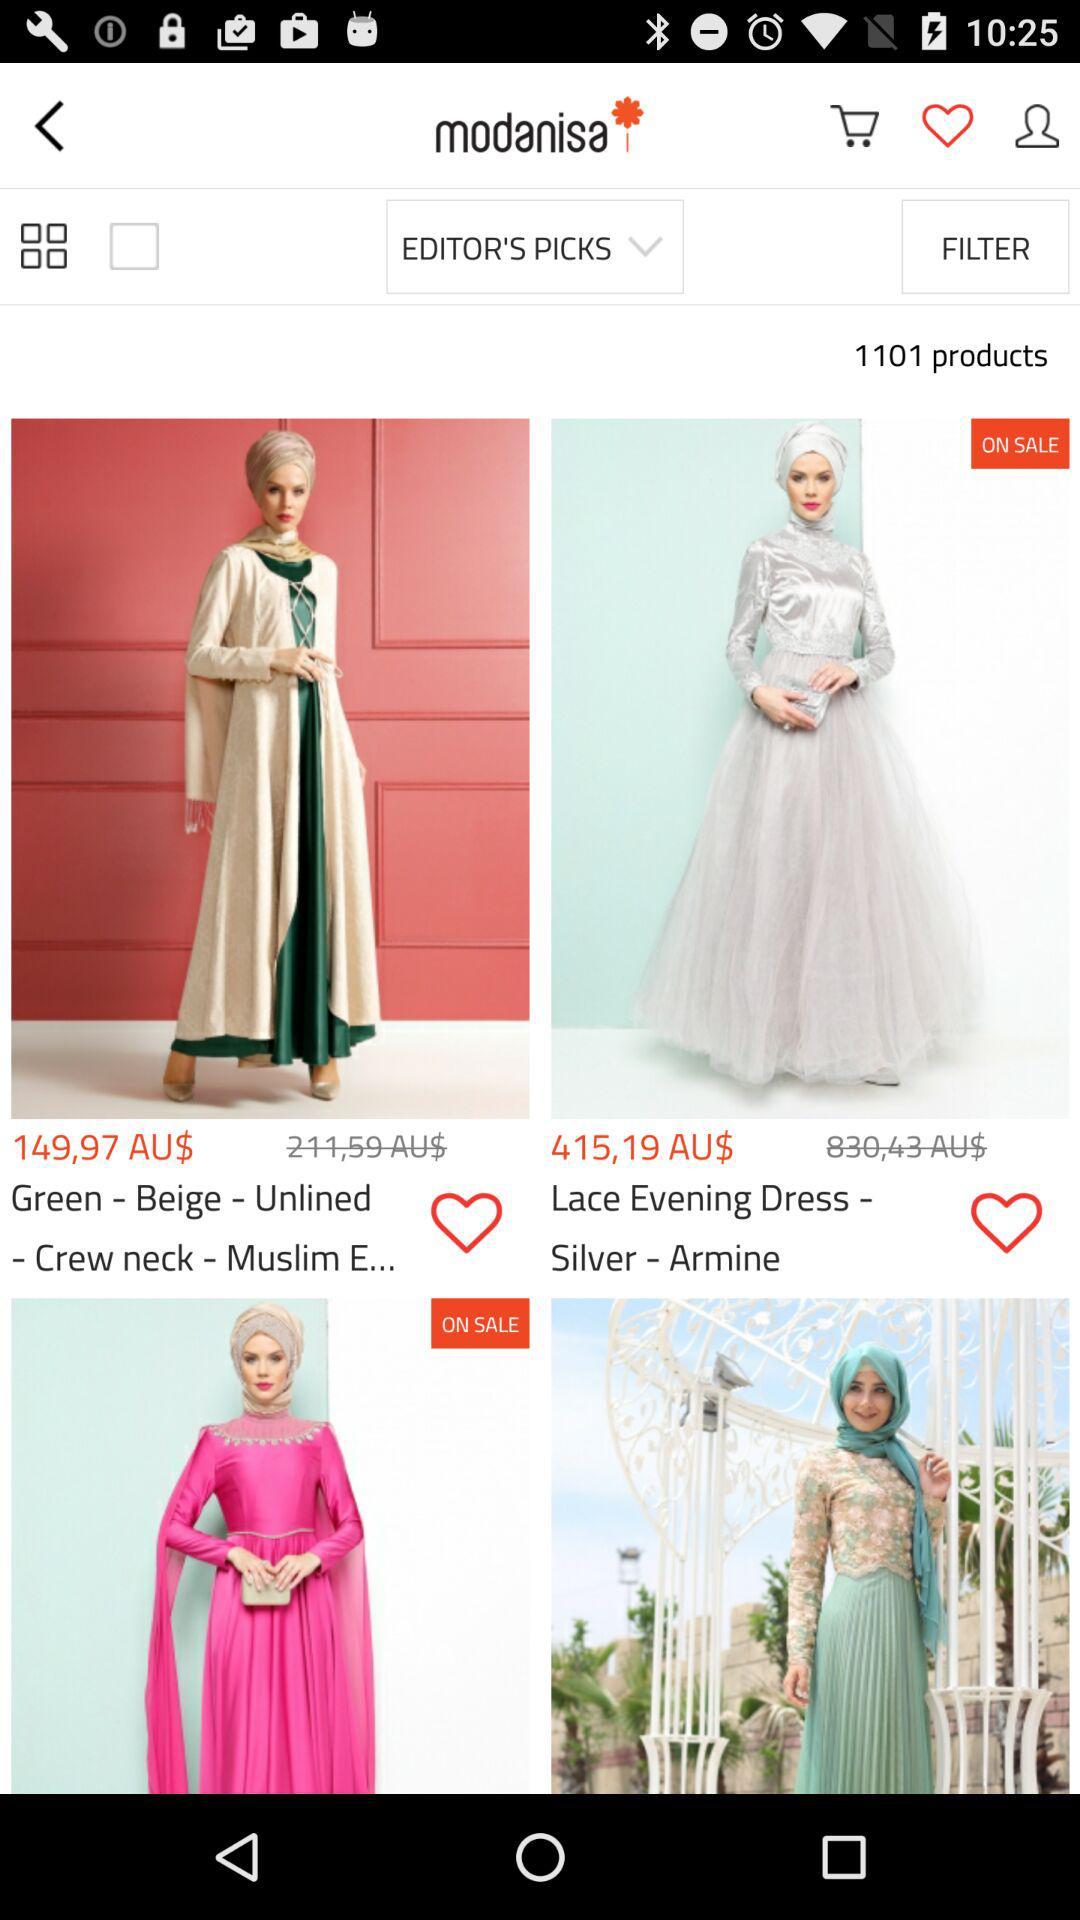  I want to click on the cart icon, so click(854, 133).